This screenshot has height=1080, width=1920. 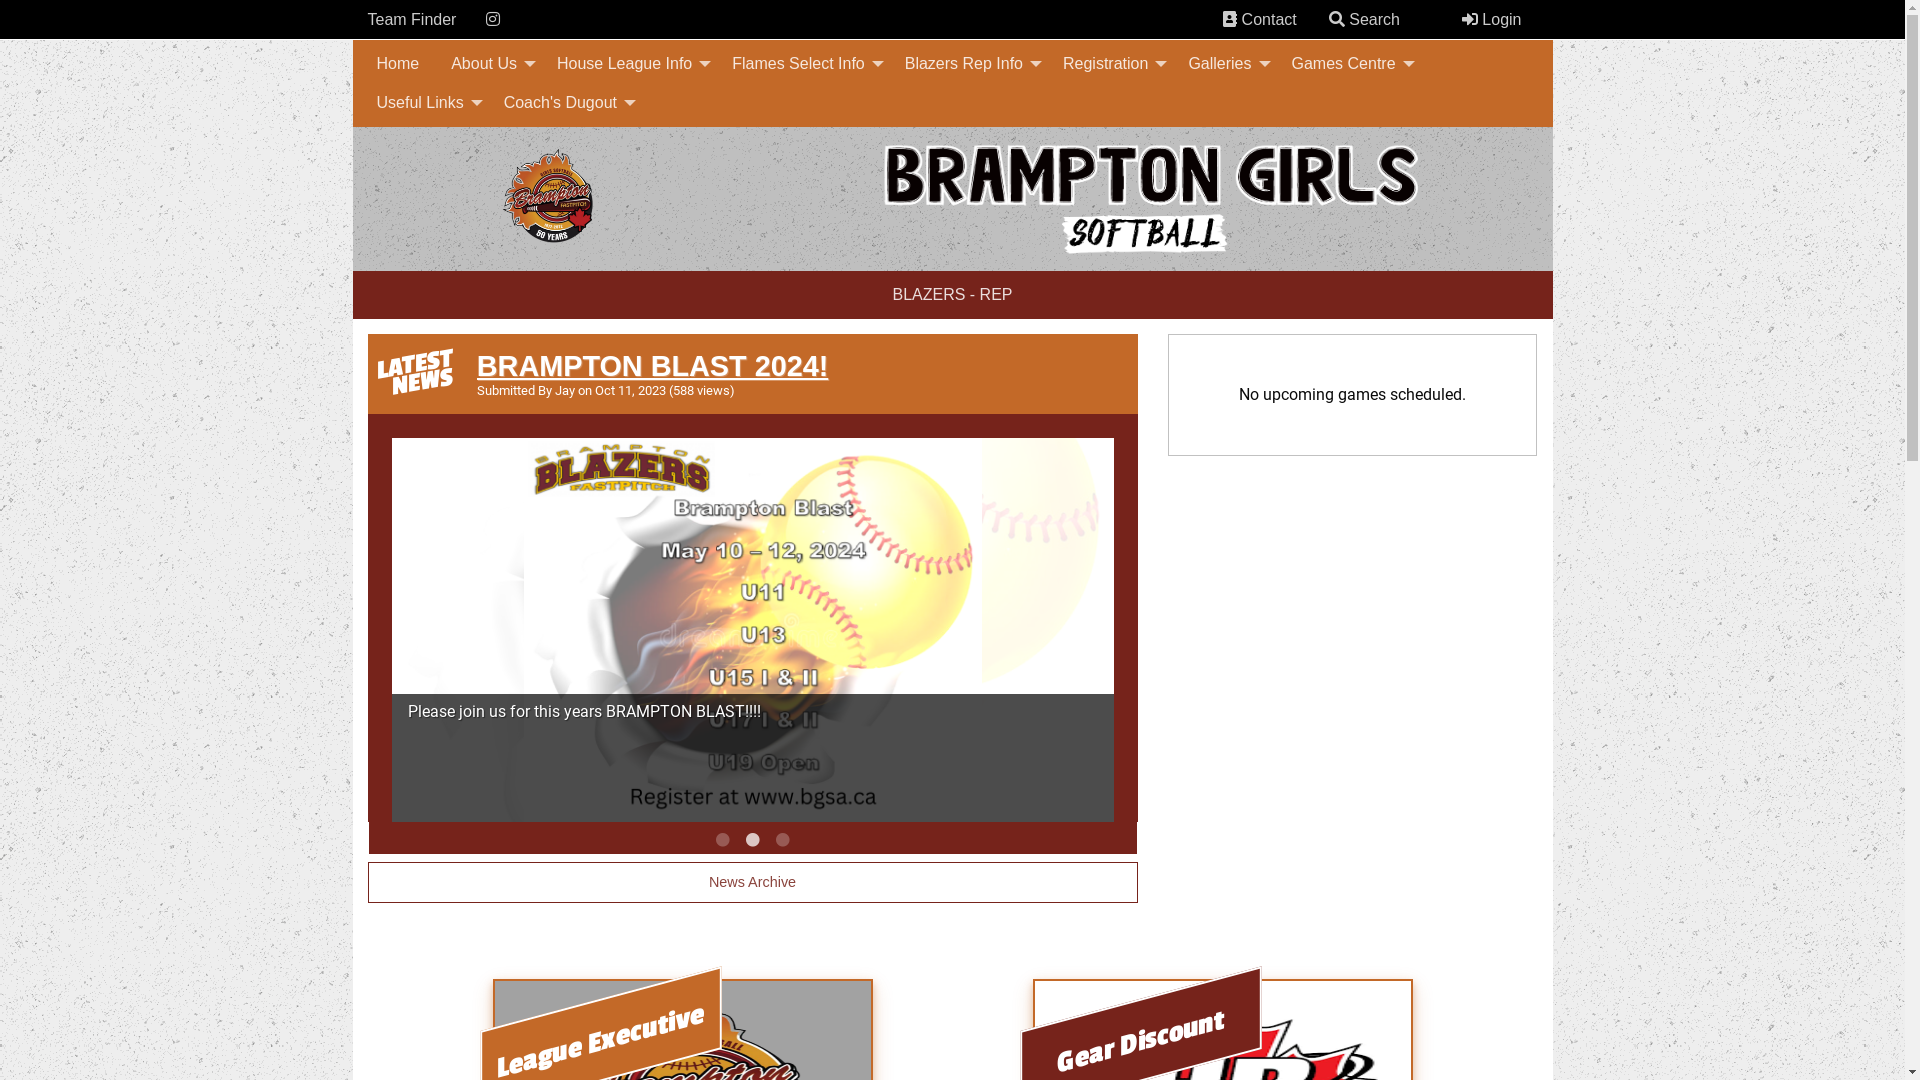 I want to click on ' Contact', so click(x=1258, y=19).